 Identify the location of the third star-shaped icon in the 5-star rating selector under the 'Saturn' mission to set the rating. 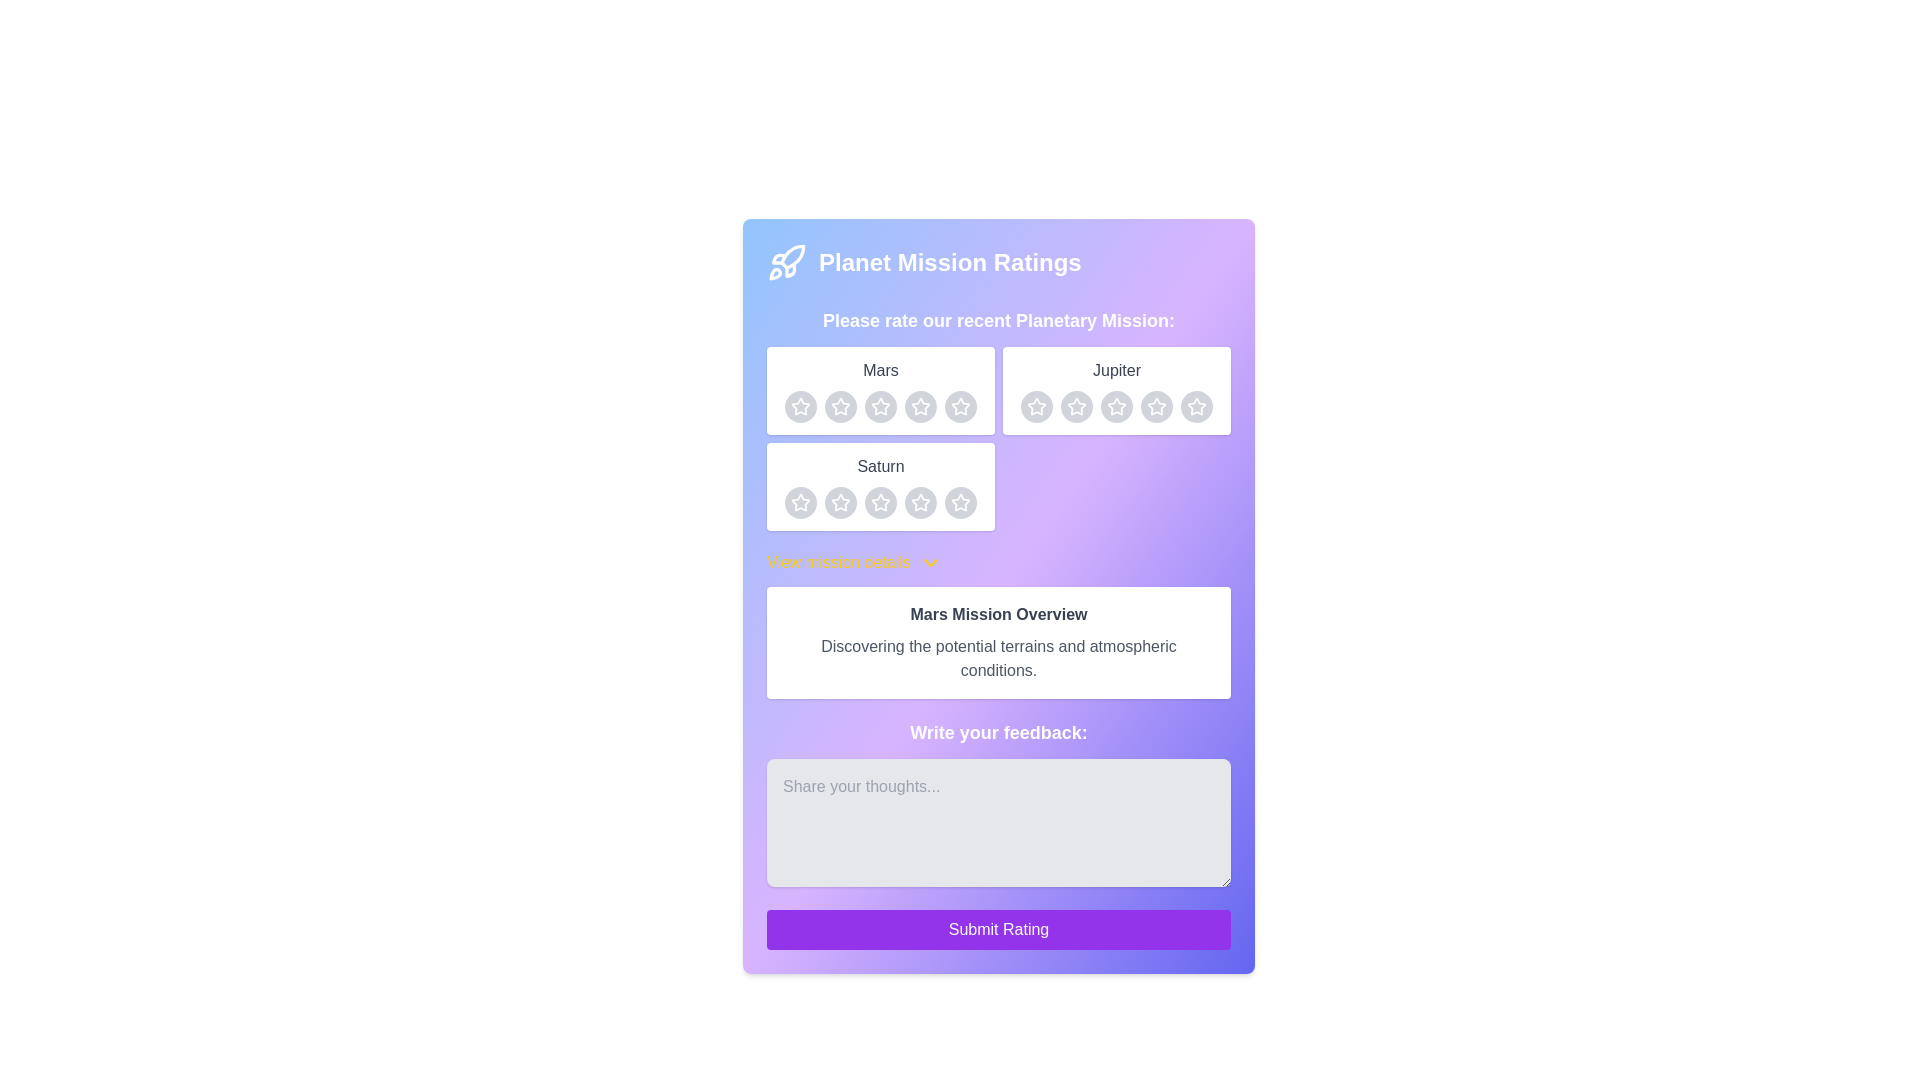
(960, 501).